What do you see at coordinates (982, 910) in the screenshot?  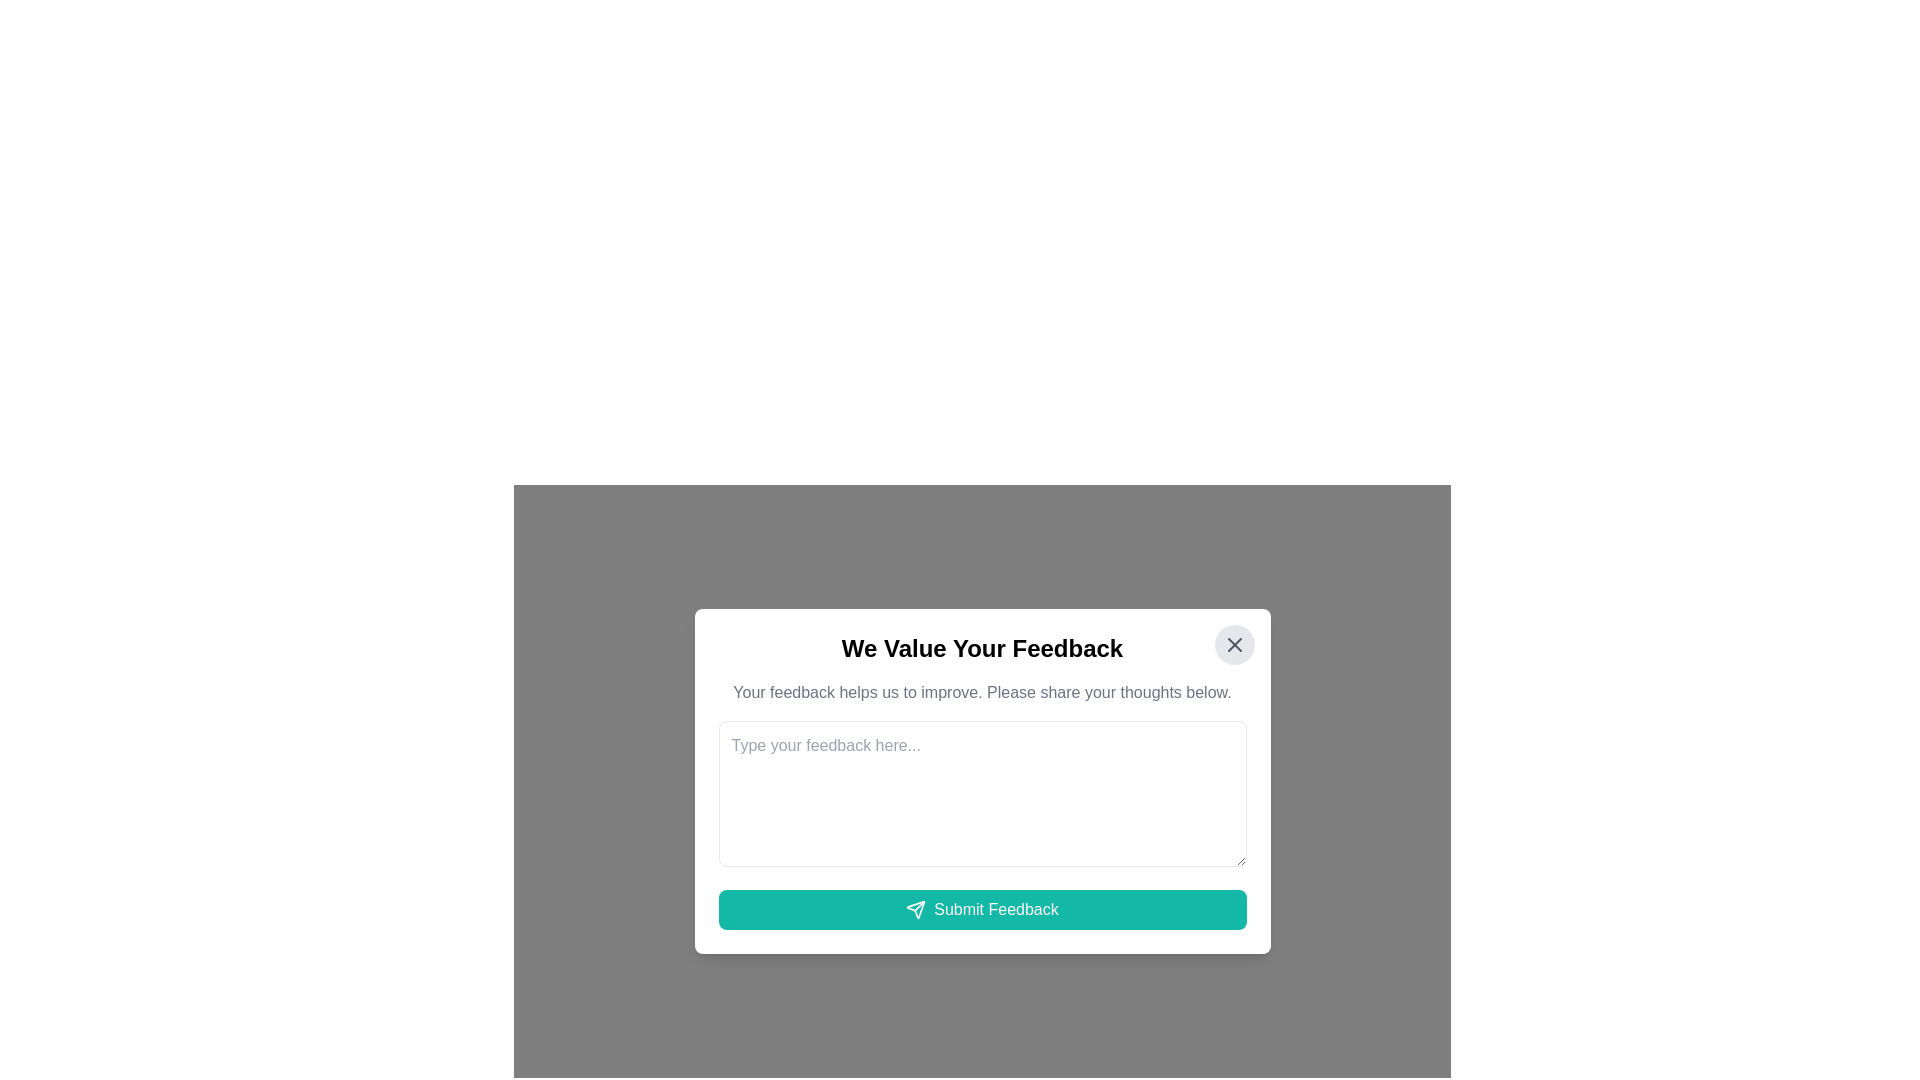 I see `the 'Submit Feedback' button, which is a horizontally elongated button with a teal background and white text, located at the bottom of the feedback submission form` at bounding box center [982, 910].